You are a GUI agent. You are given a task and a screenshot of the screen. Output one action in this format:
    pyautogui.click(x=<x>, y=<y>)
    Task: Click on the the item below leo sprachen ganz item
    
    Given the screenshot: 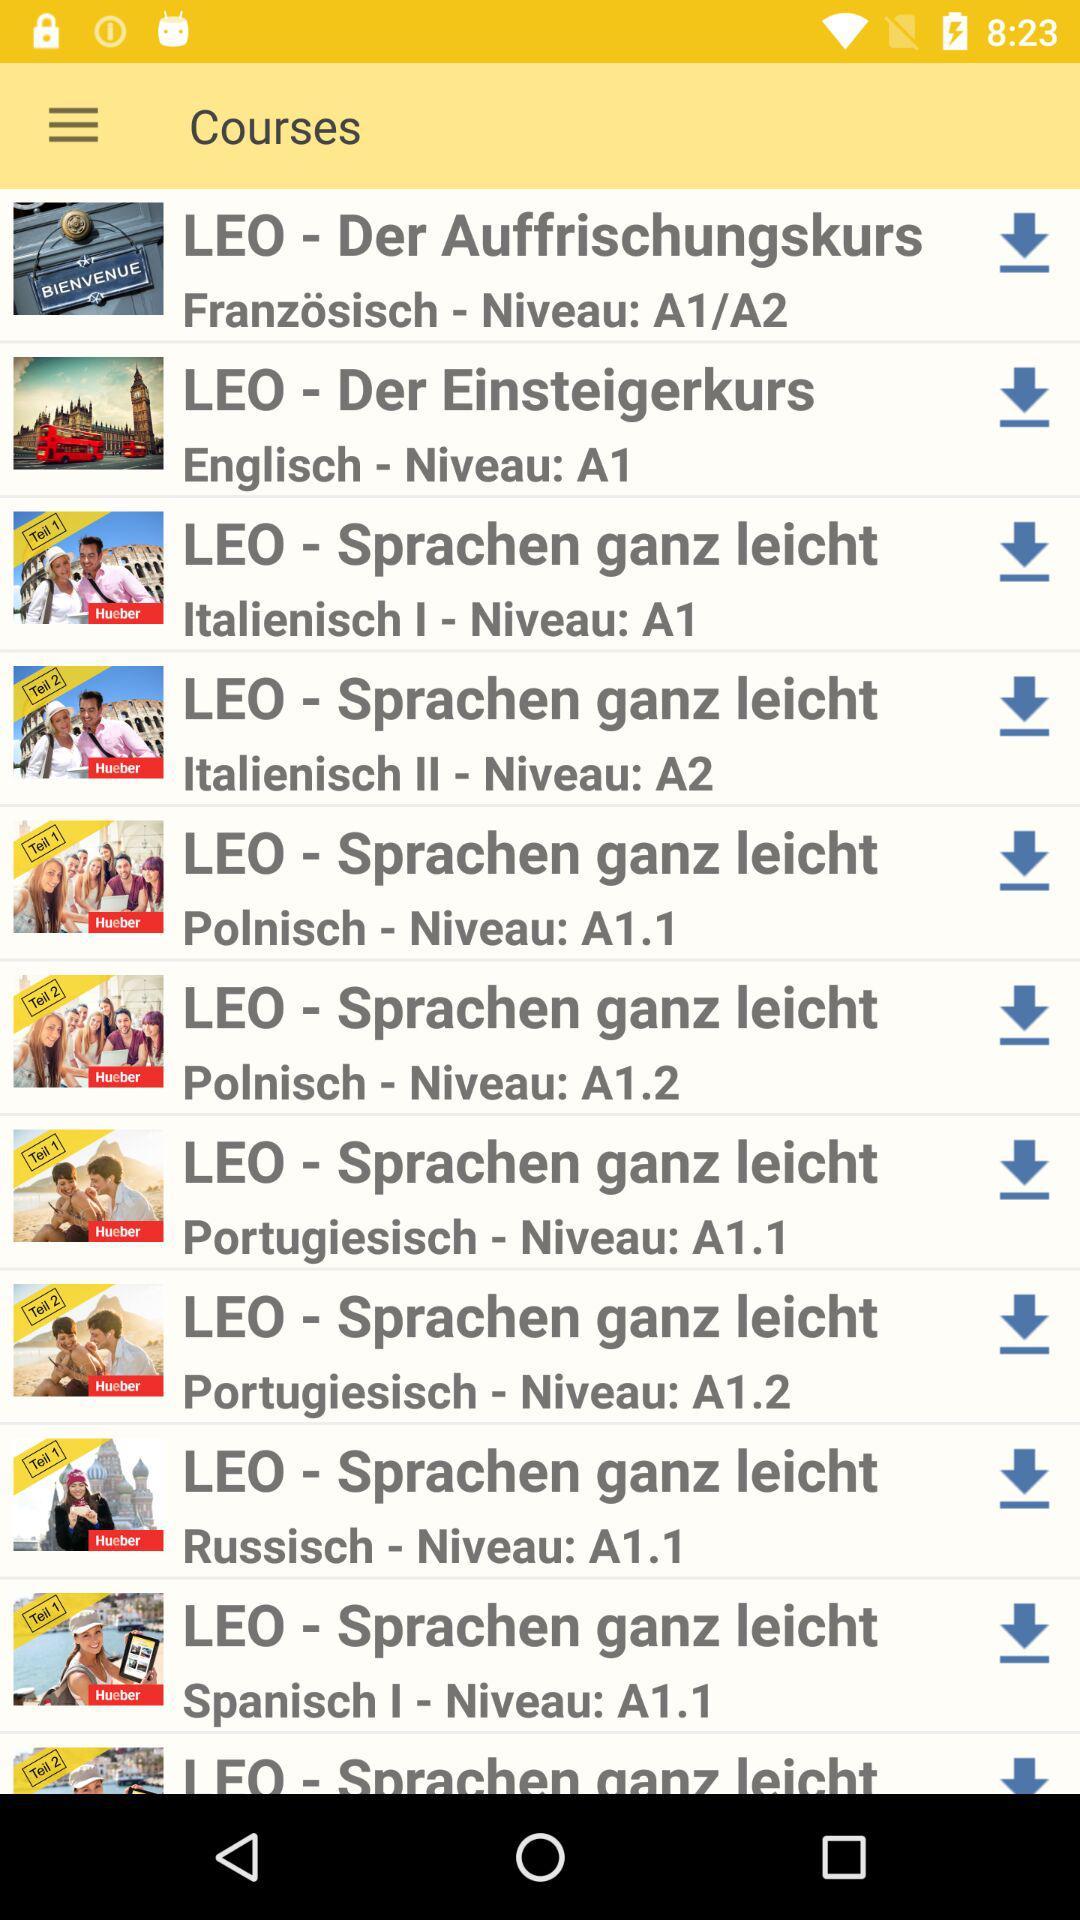 What is the action you would take?
    pyautogui.click(x=573, y=1698)
    